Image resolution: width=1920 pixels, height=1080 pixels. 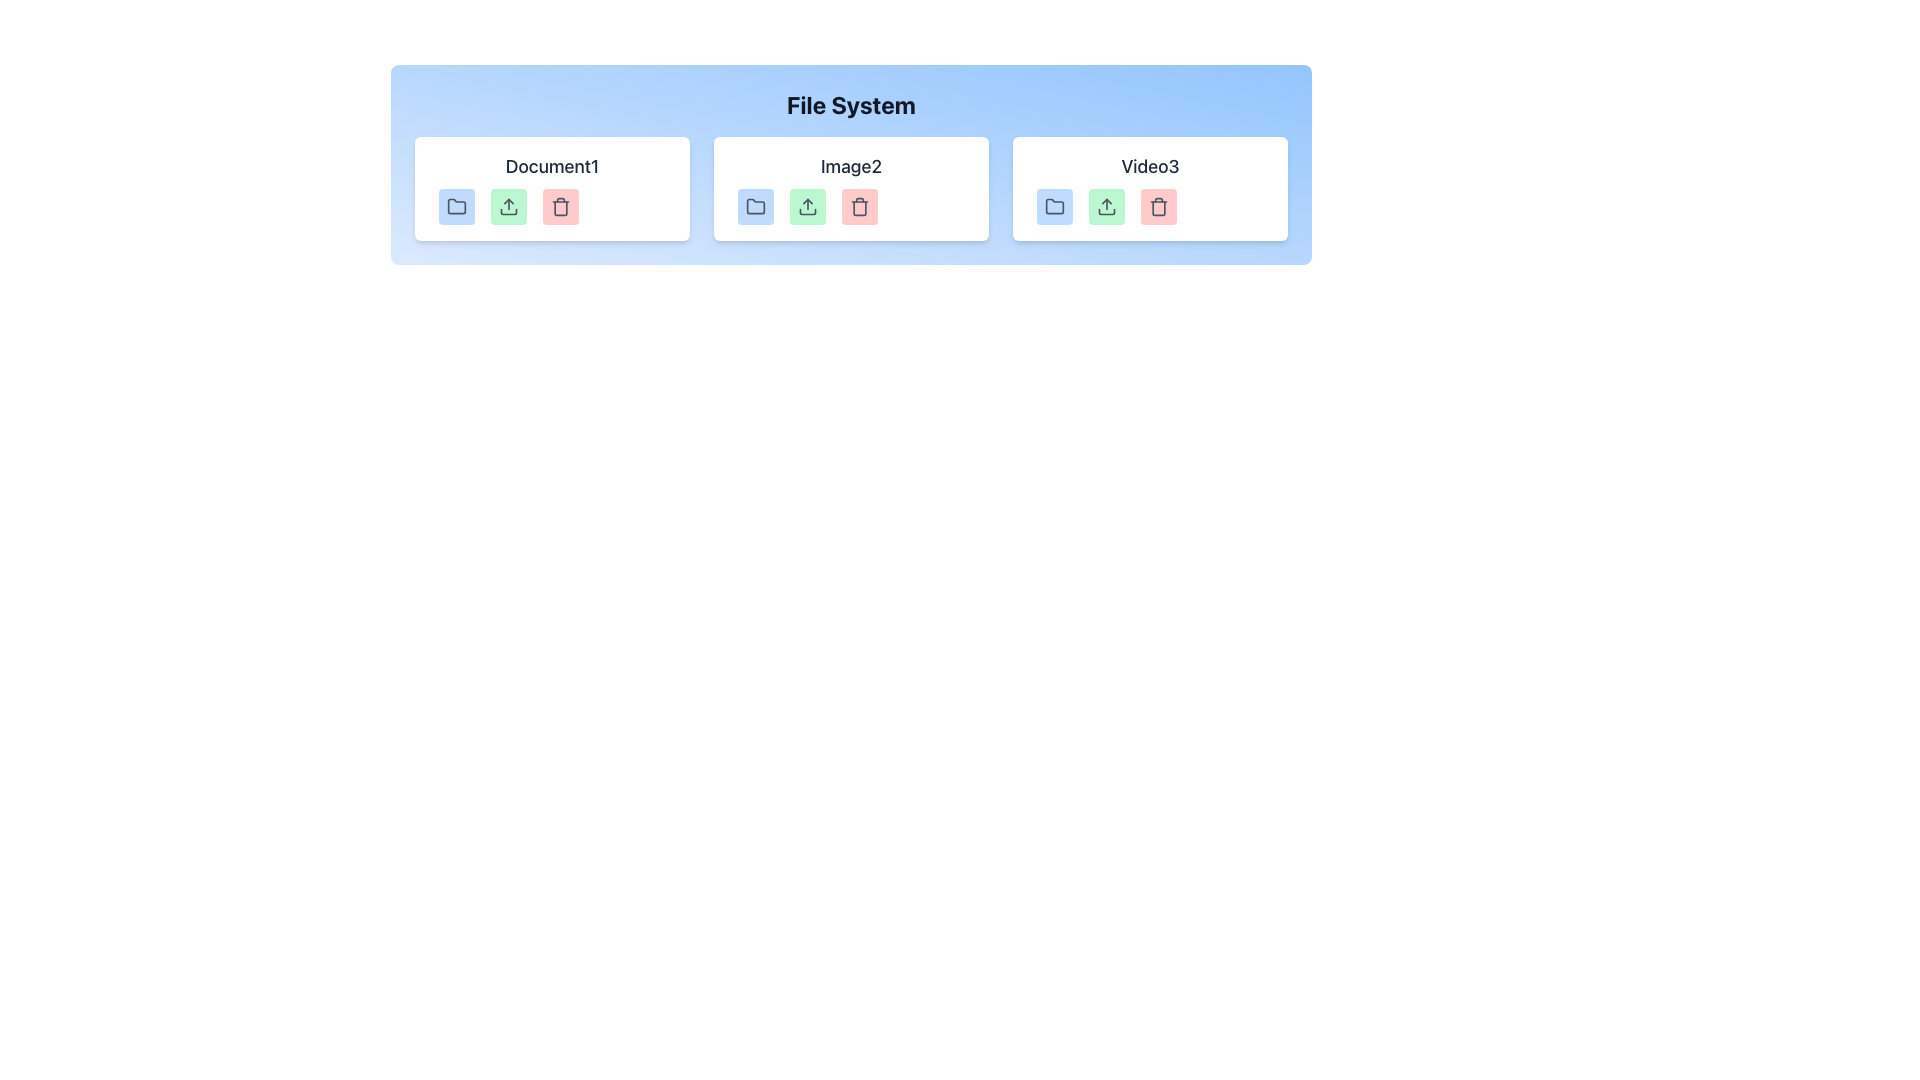 What do you see at coordinates (455, 205) in the screenshot?
I see `the folder-shaped icon with a blue outline located` at bounding box center [455, 205].